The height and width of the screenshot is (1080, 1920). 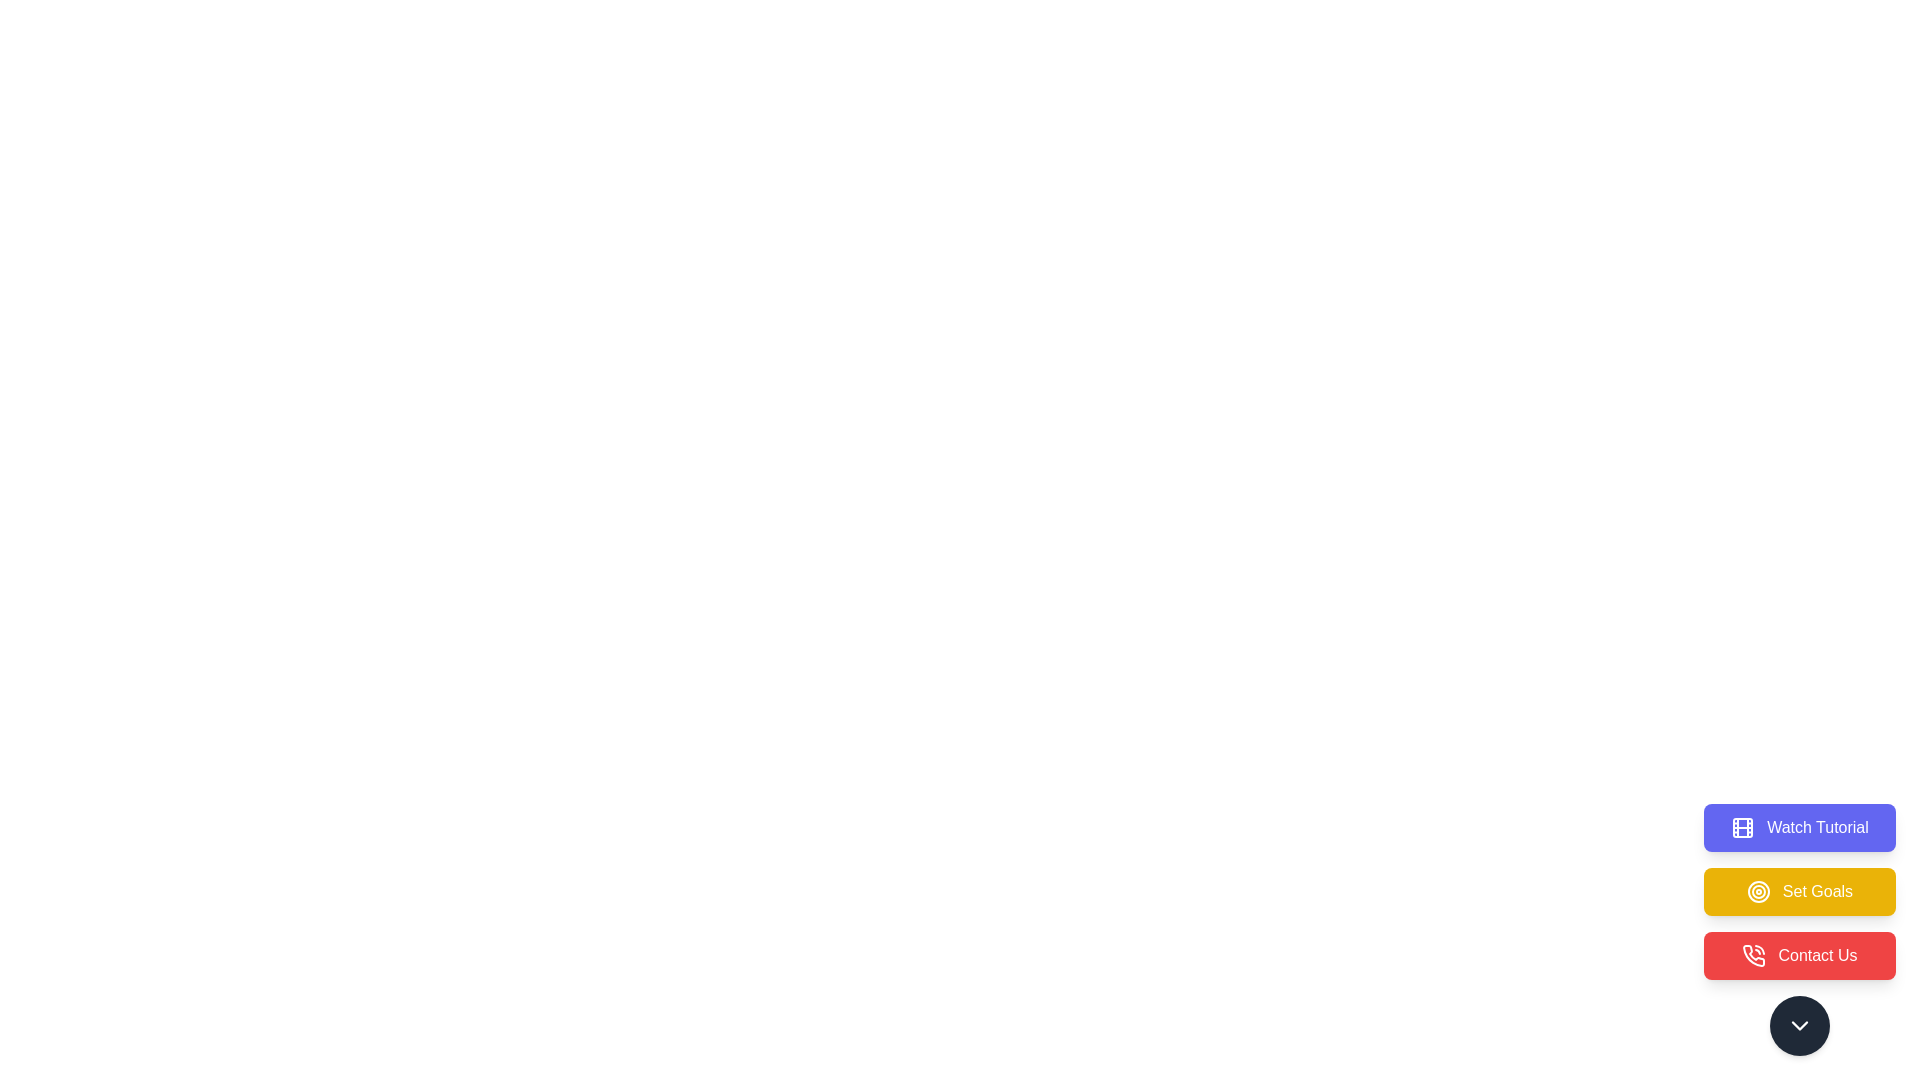 What do you see at coordinates (1800, 955) in the screenshot?
I see `the Contact Us button to select the corresponding action` at bounding box center [1800, 955].